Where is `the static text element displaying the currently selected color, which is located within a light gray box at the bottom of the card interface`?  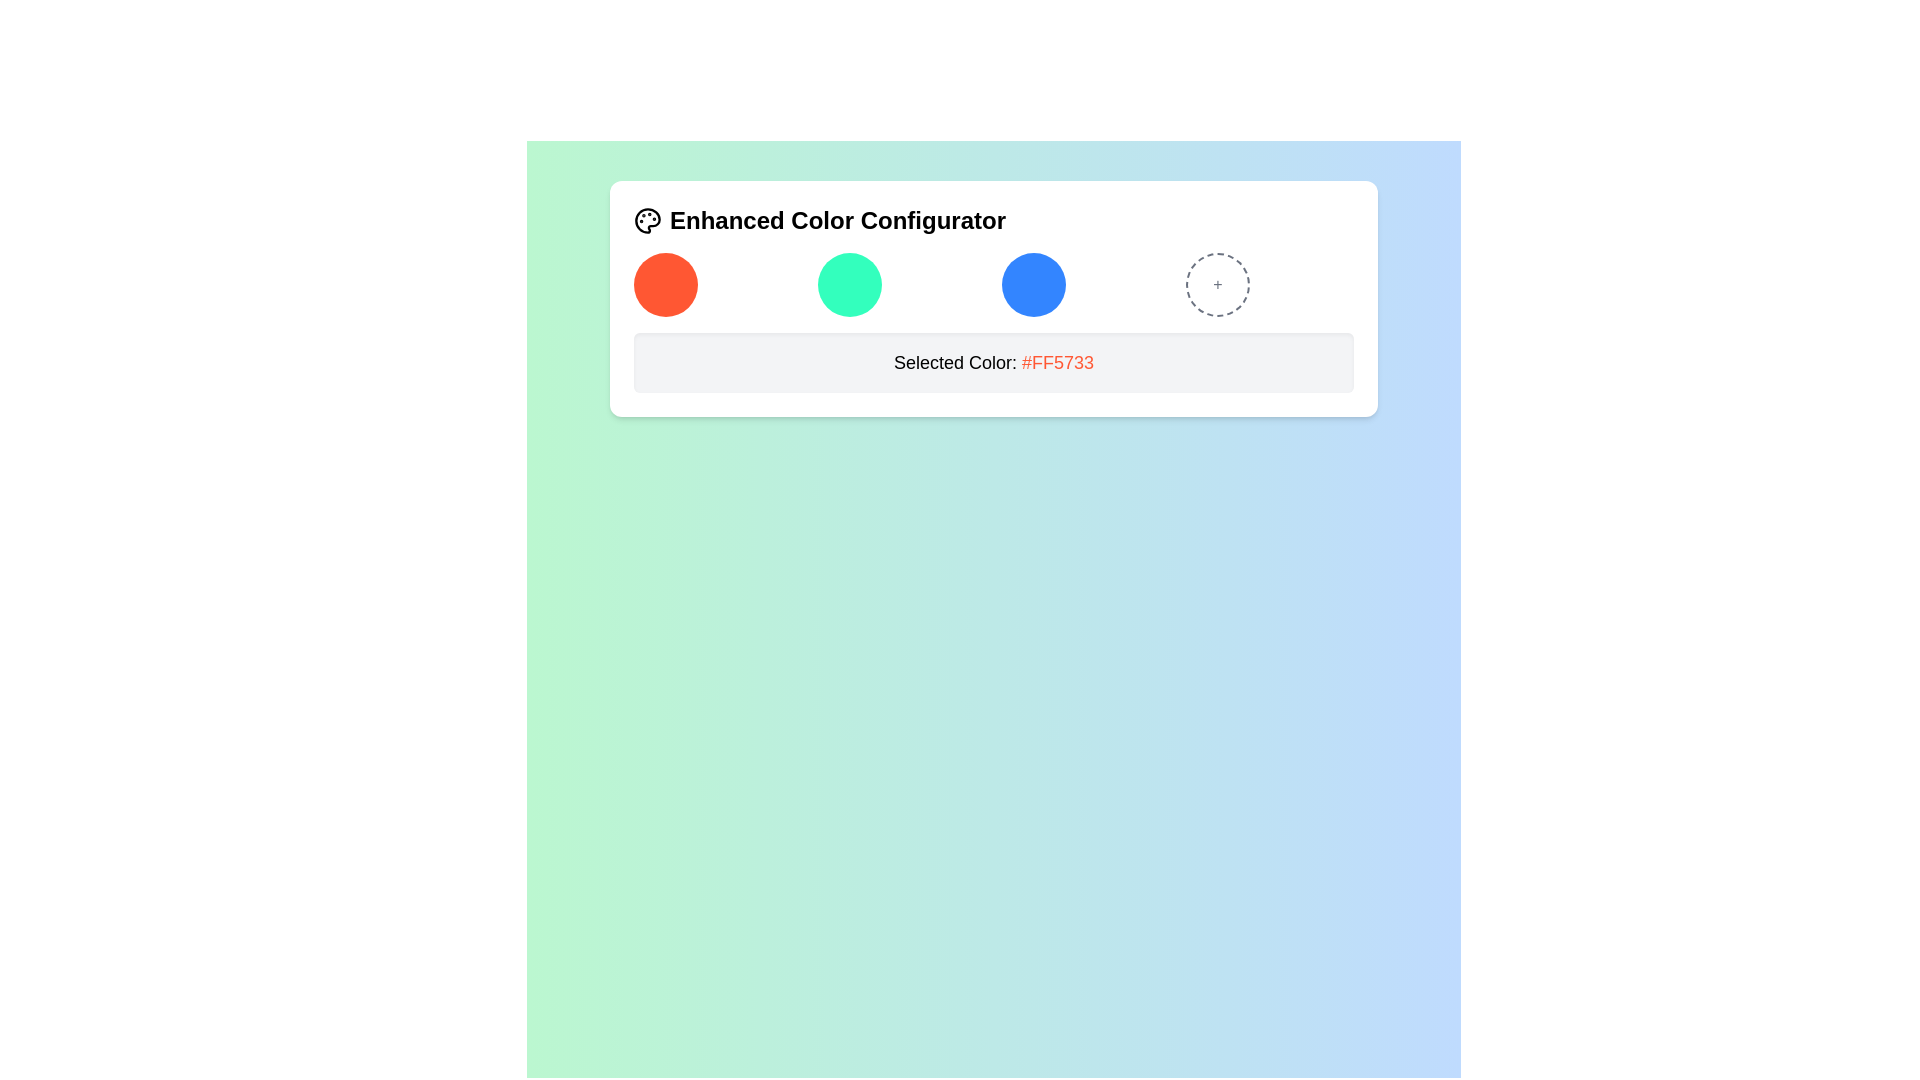 the static text element displaying the currently selected color, which is located within a light gray box at the bottom of the card interface is located at coordinates (993, 362).